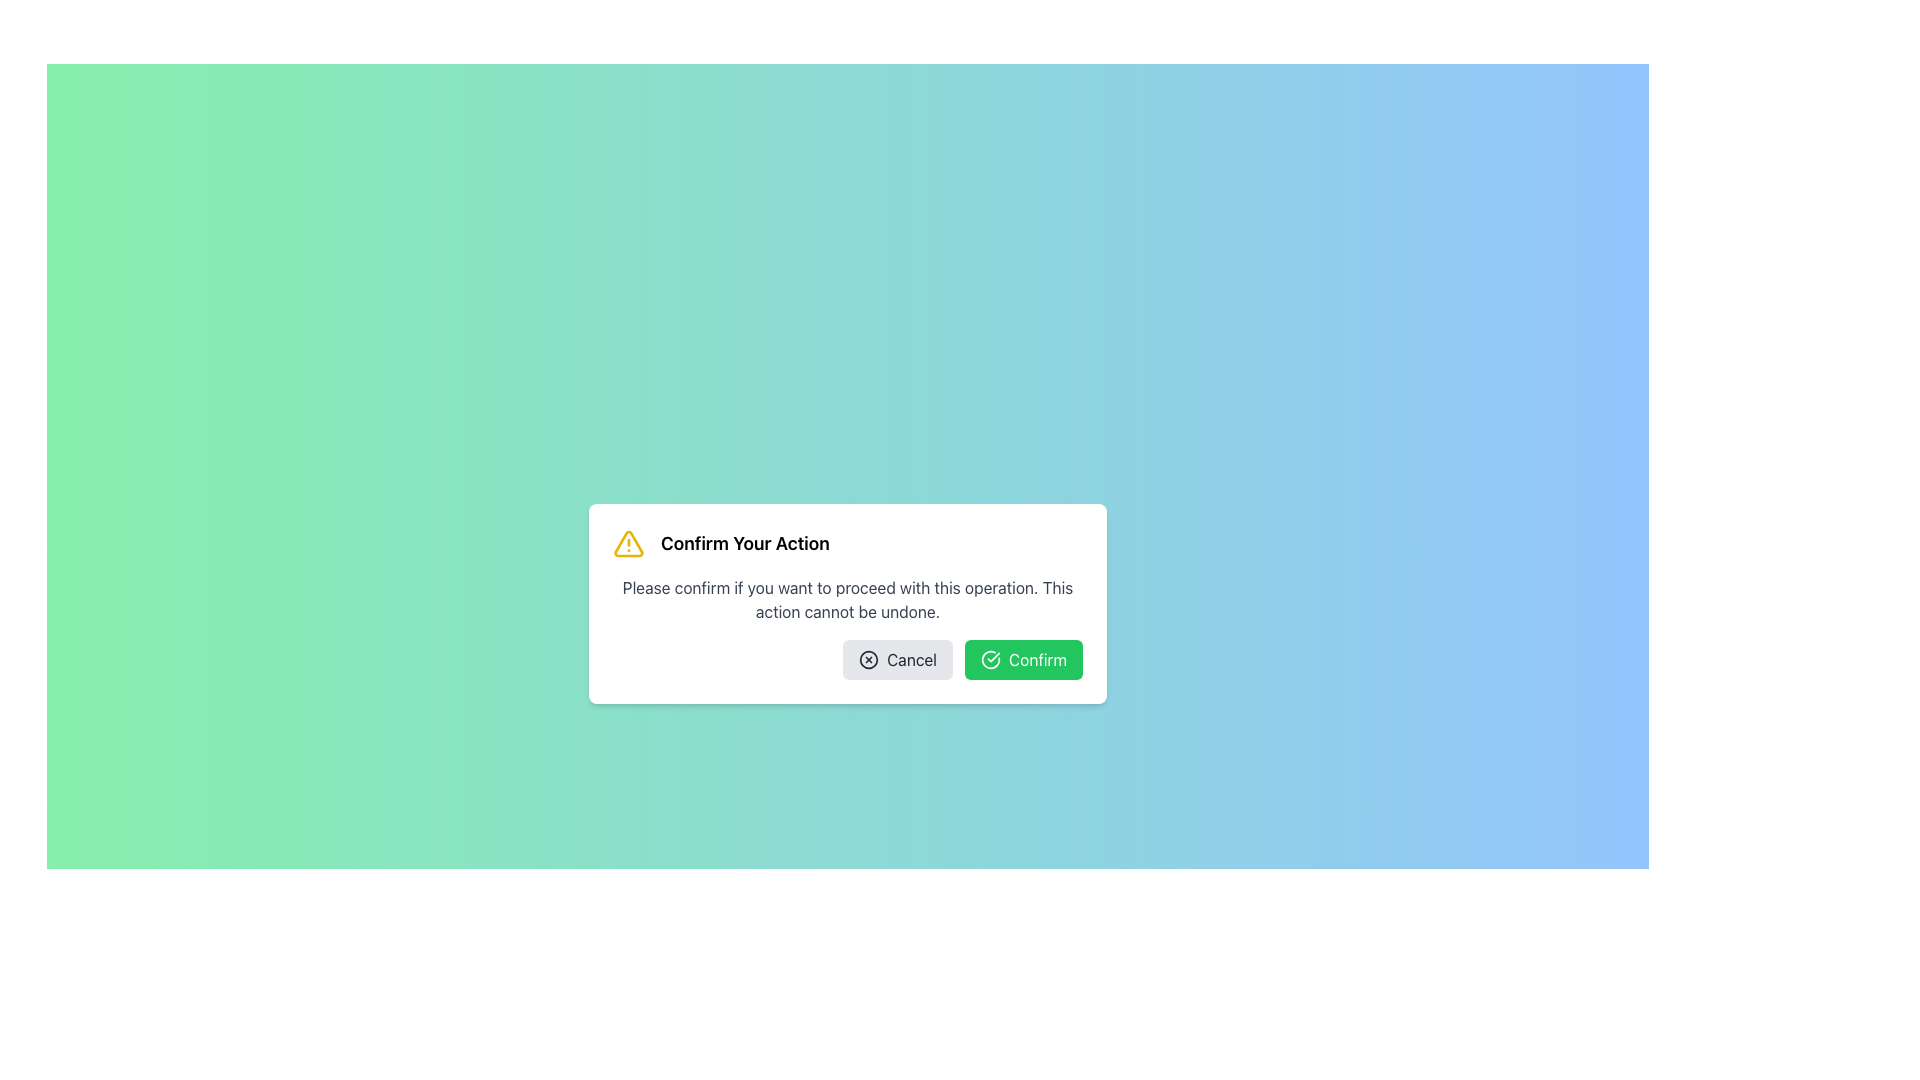 The width and height of the screenshot is (1920, 1080). Describe the element at coordinates (896, 659) in the screenshot. I see `the 'Cancel' button with a gray background and an 'X' icon located in the bottom right area of the modal dialog` at that location.